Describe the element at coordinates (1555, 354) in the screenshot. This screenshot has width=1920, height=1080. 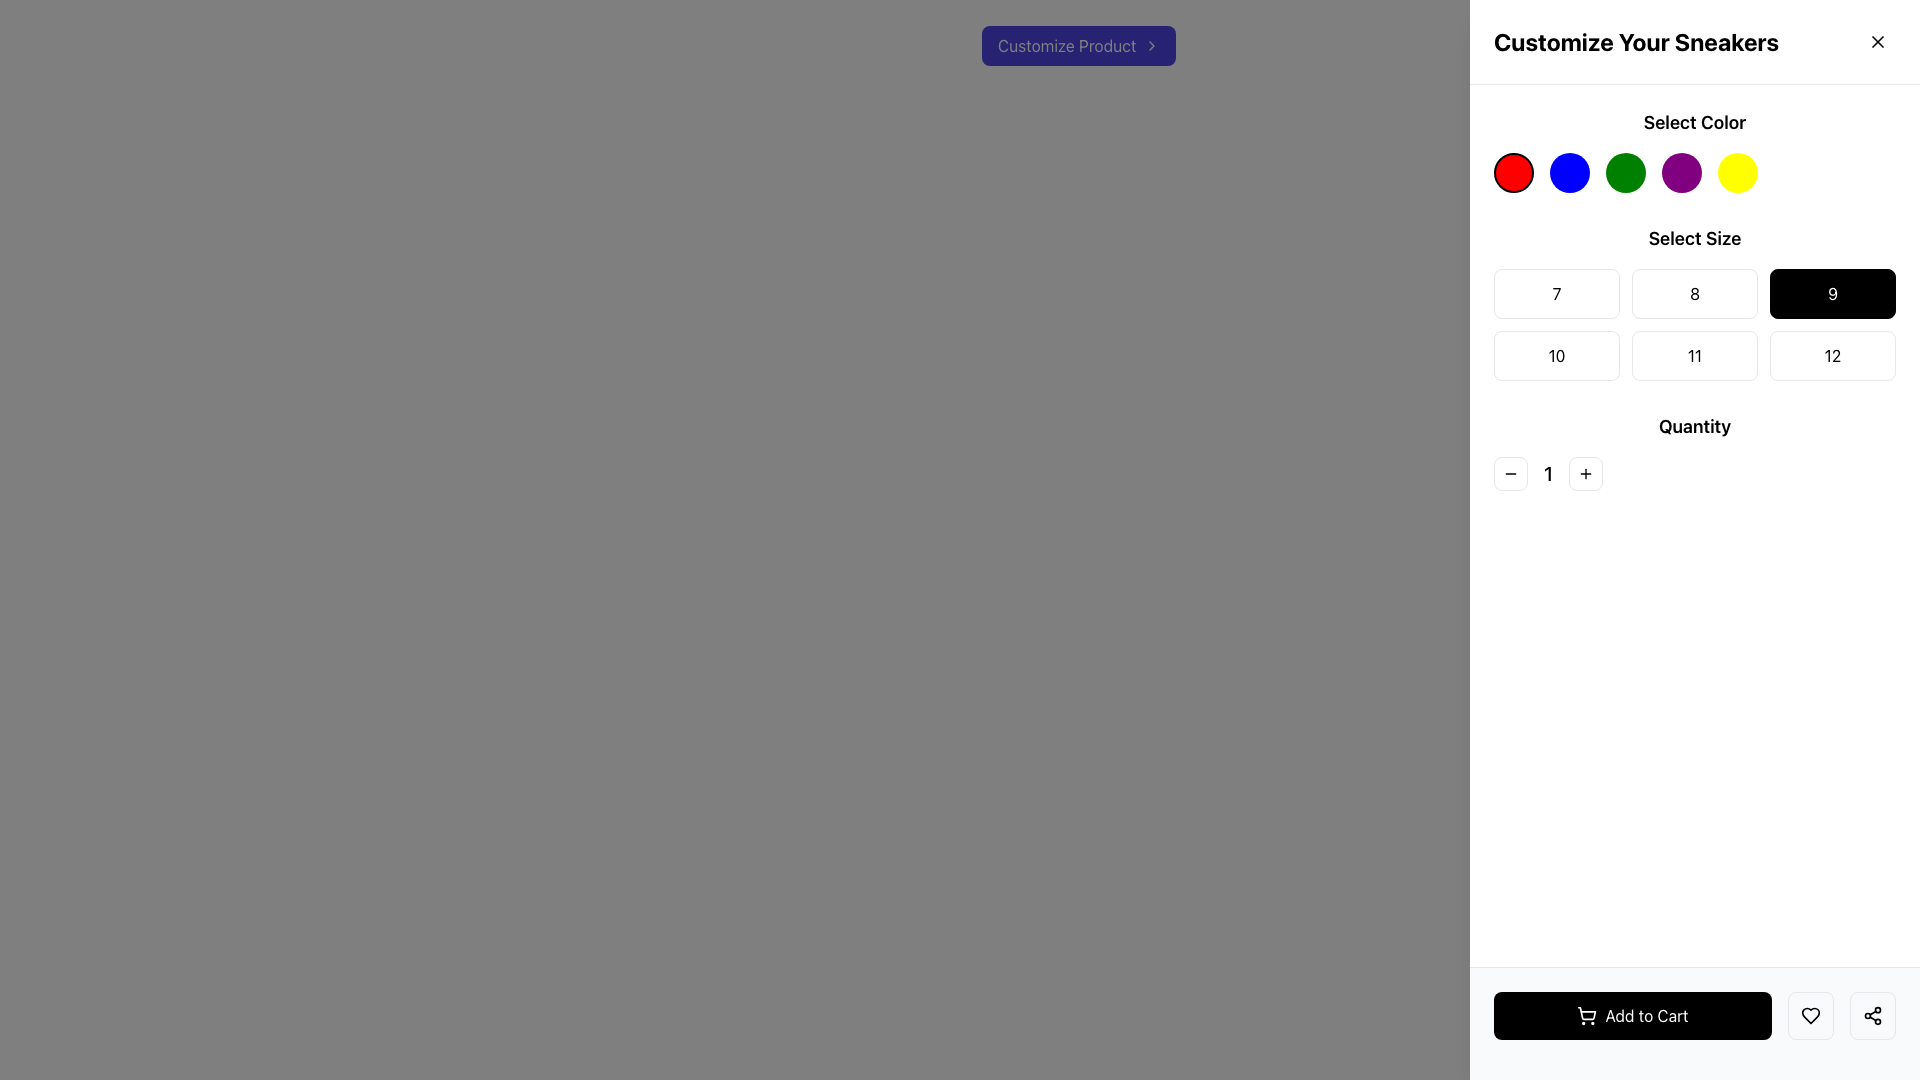
I see `the button labeled '10' in the 'Select Size' section` at that location.